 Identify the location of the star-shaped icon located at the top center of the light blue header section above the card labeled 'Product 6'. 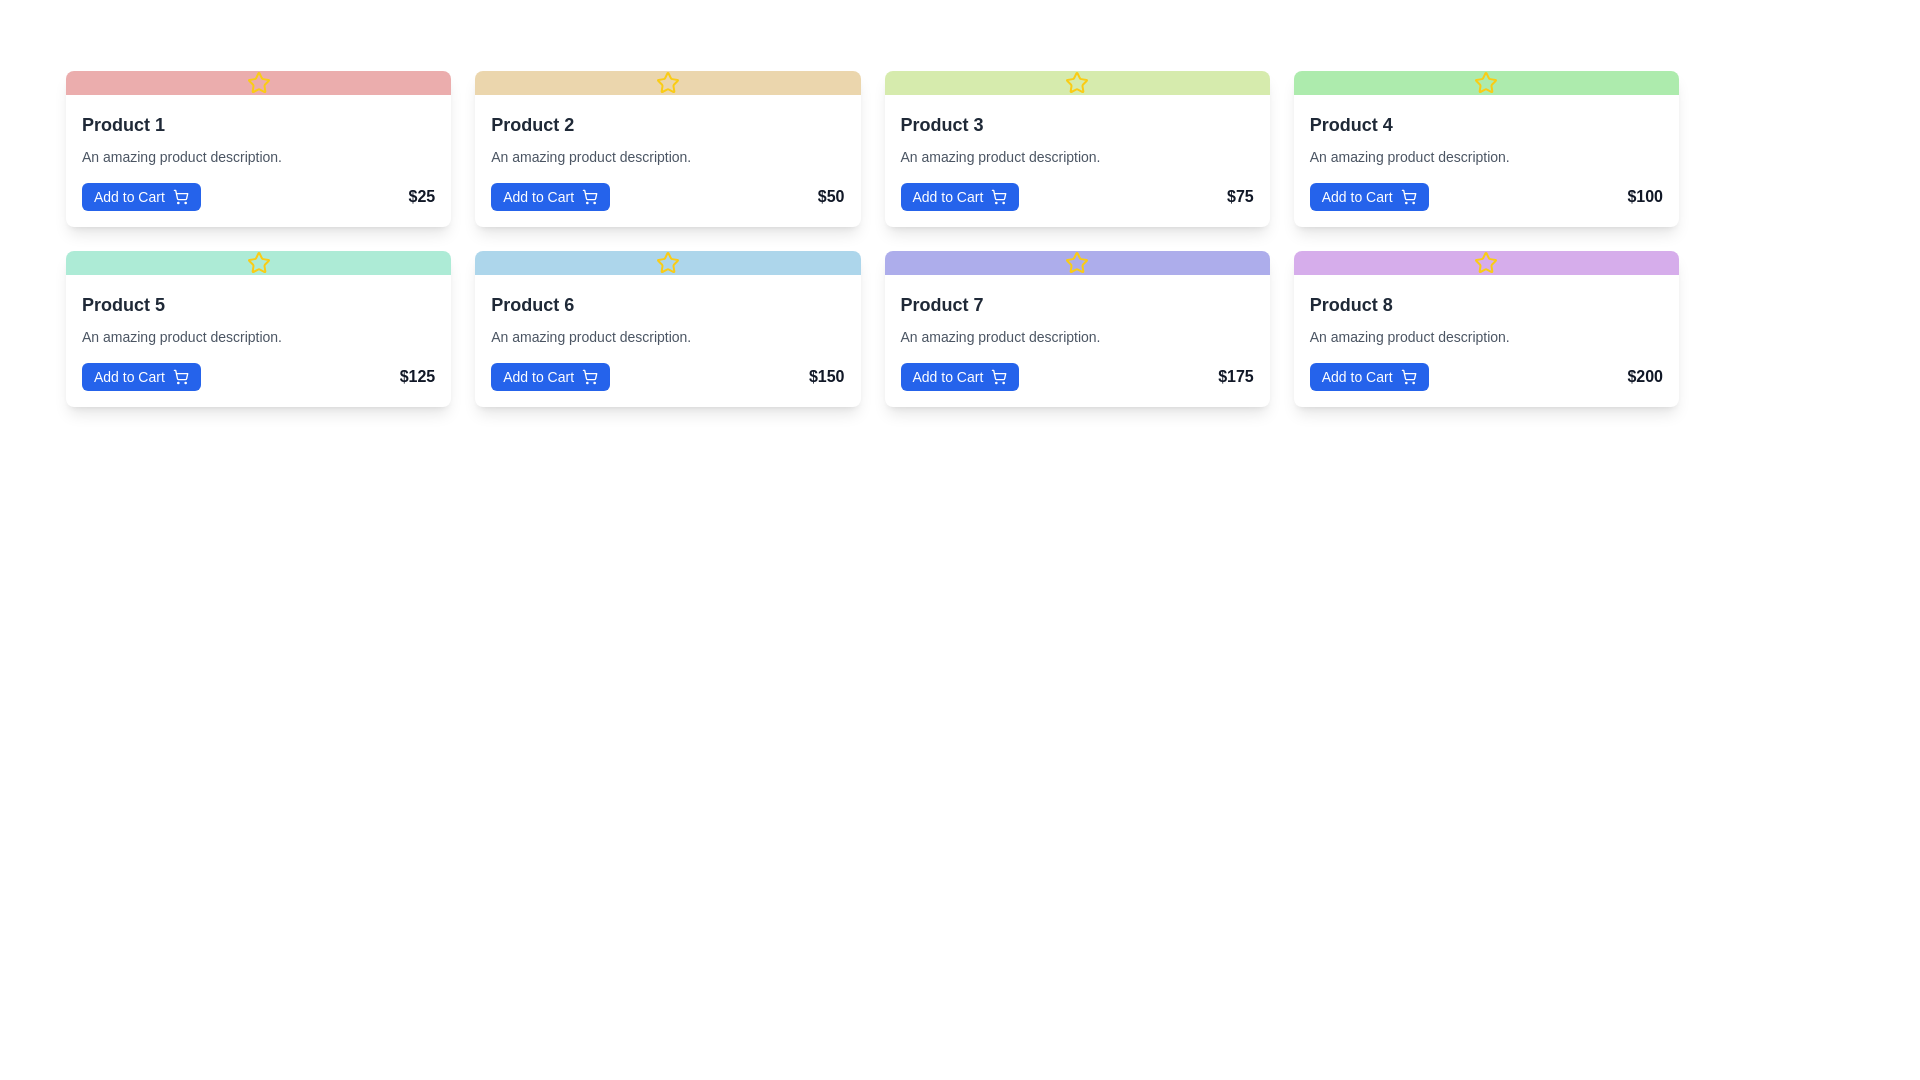
(667, 261).